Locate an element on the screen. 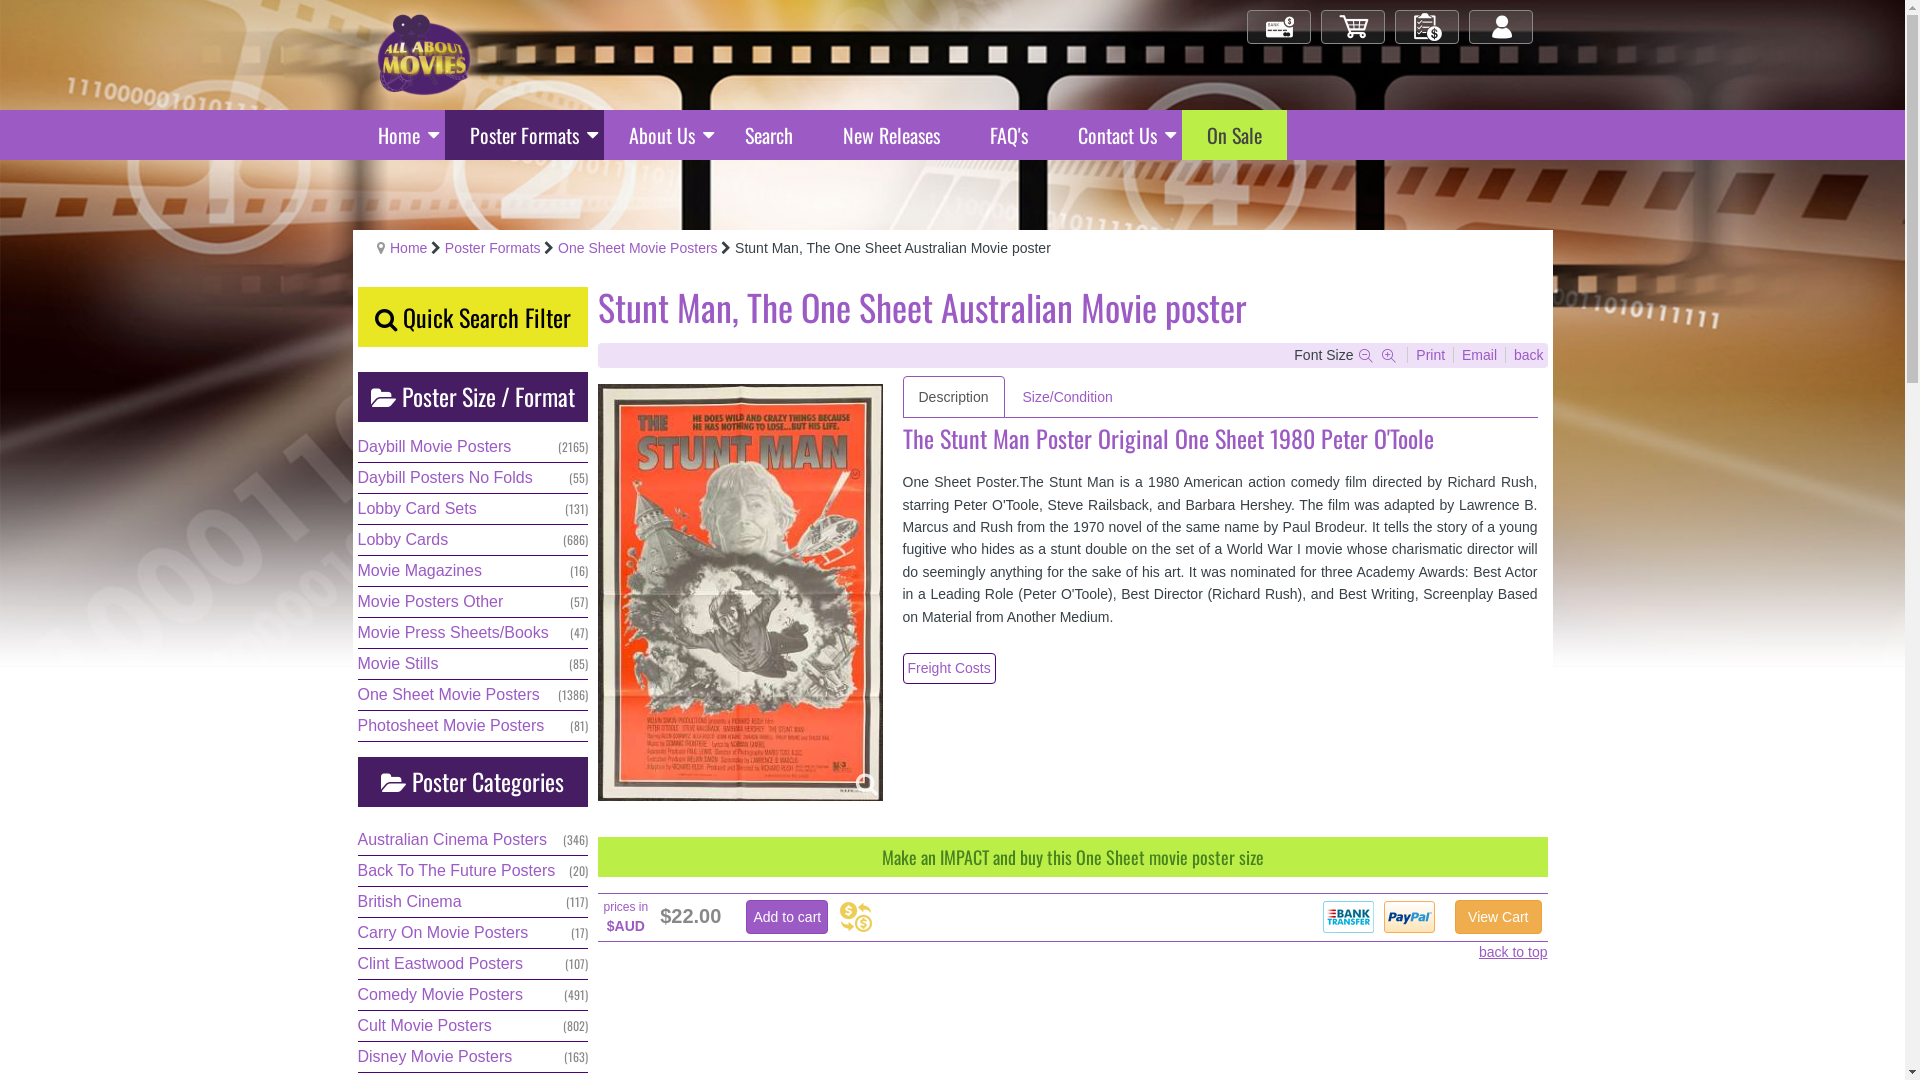 The width and height of the screenshot is (1920, 1080). 'Size/Condition' is located at coordinates (1067, 397).